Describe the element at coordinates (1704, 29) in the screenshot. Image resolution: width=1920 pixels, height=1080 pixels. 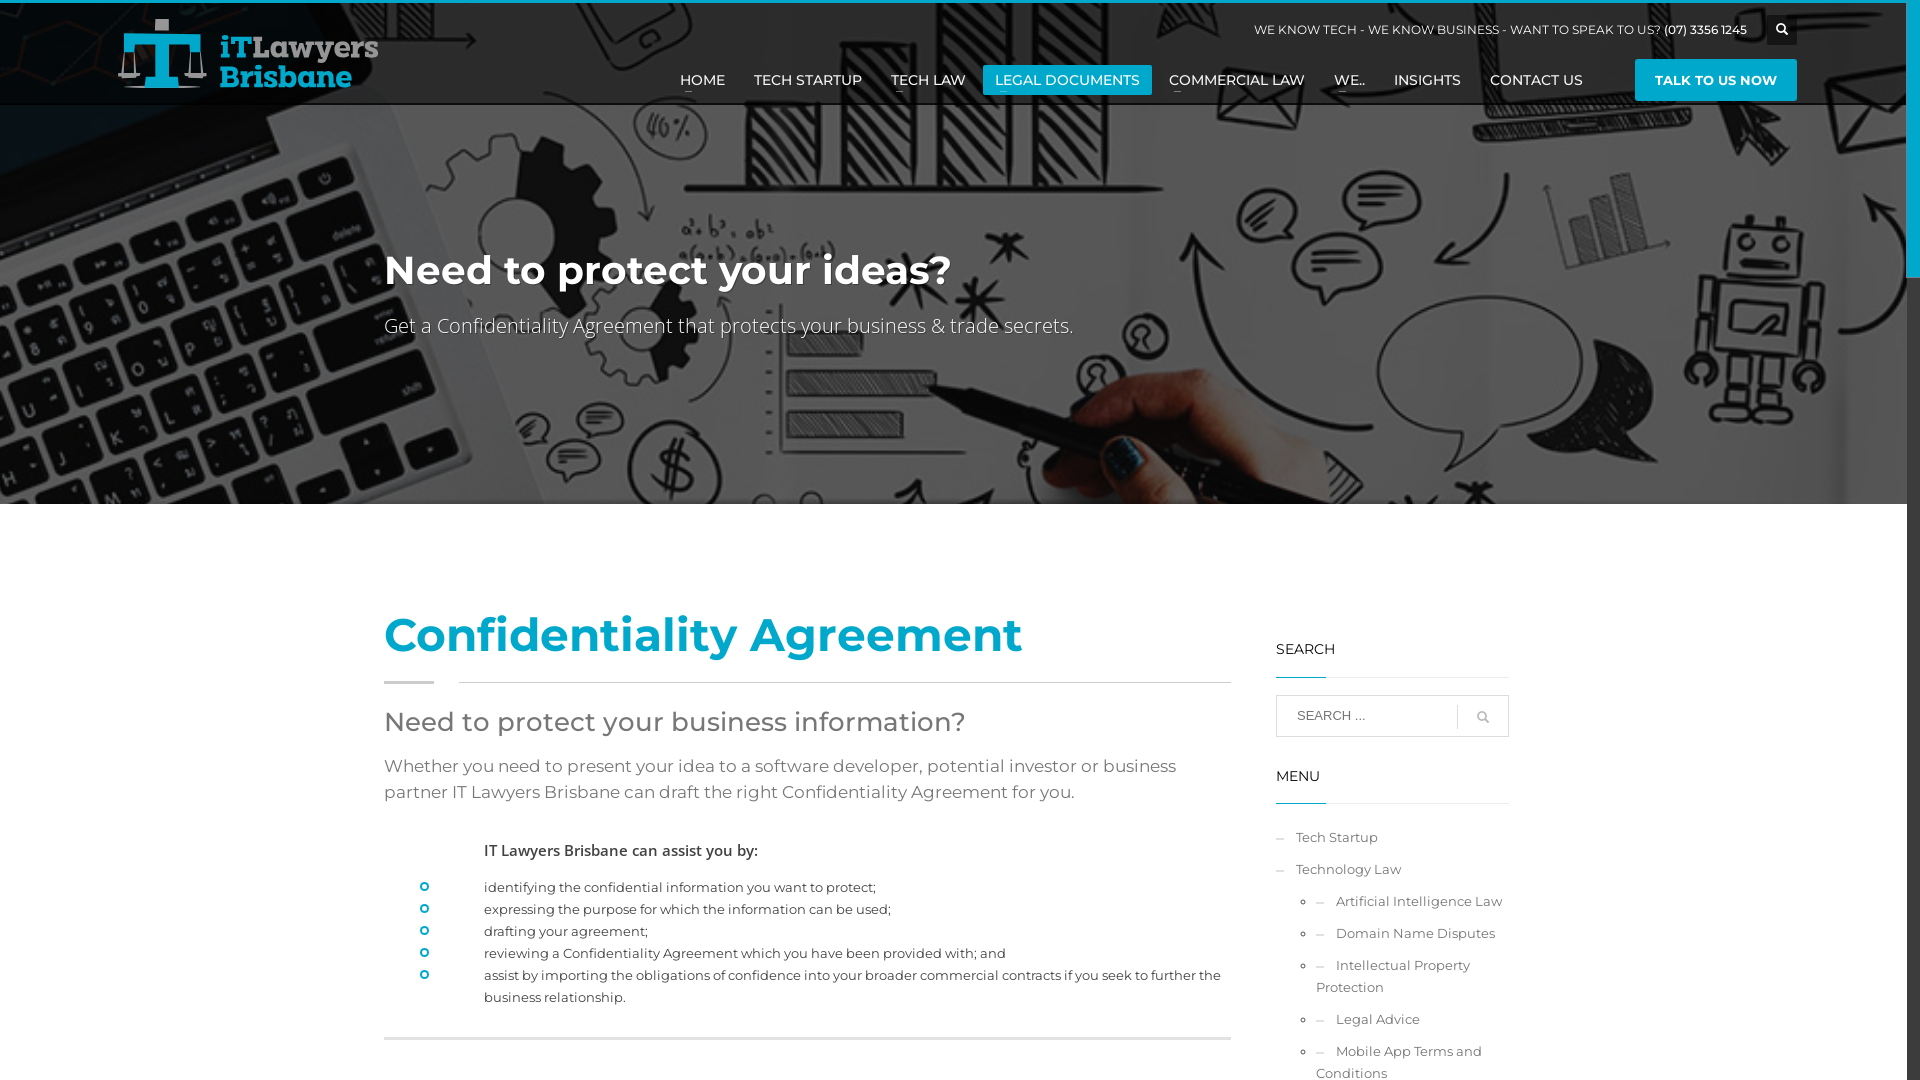
I see `'(07) 3356 1245'` at that location.